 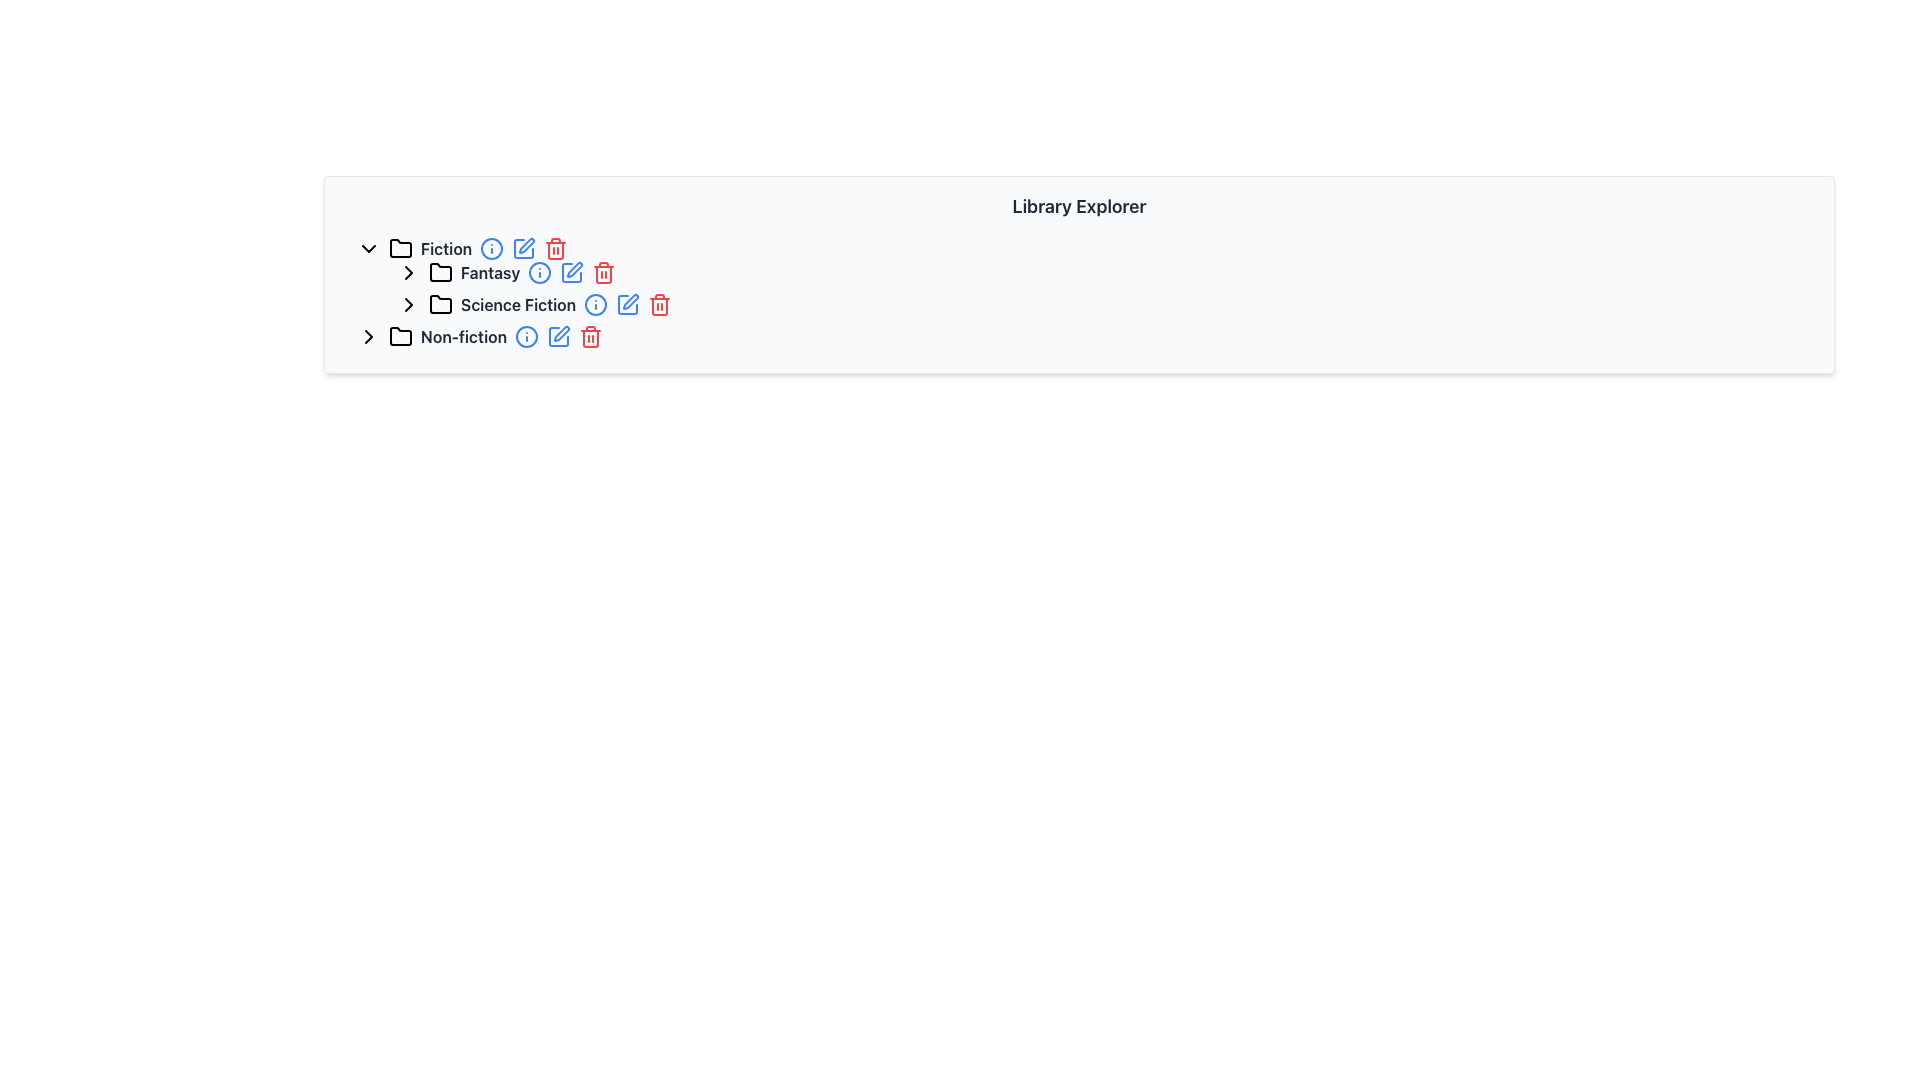 I want to click on the blue edit icon button next to the 'Fiction' folder, so click(x=524, y=248).